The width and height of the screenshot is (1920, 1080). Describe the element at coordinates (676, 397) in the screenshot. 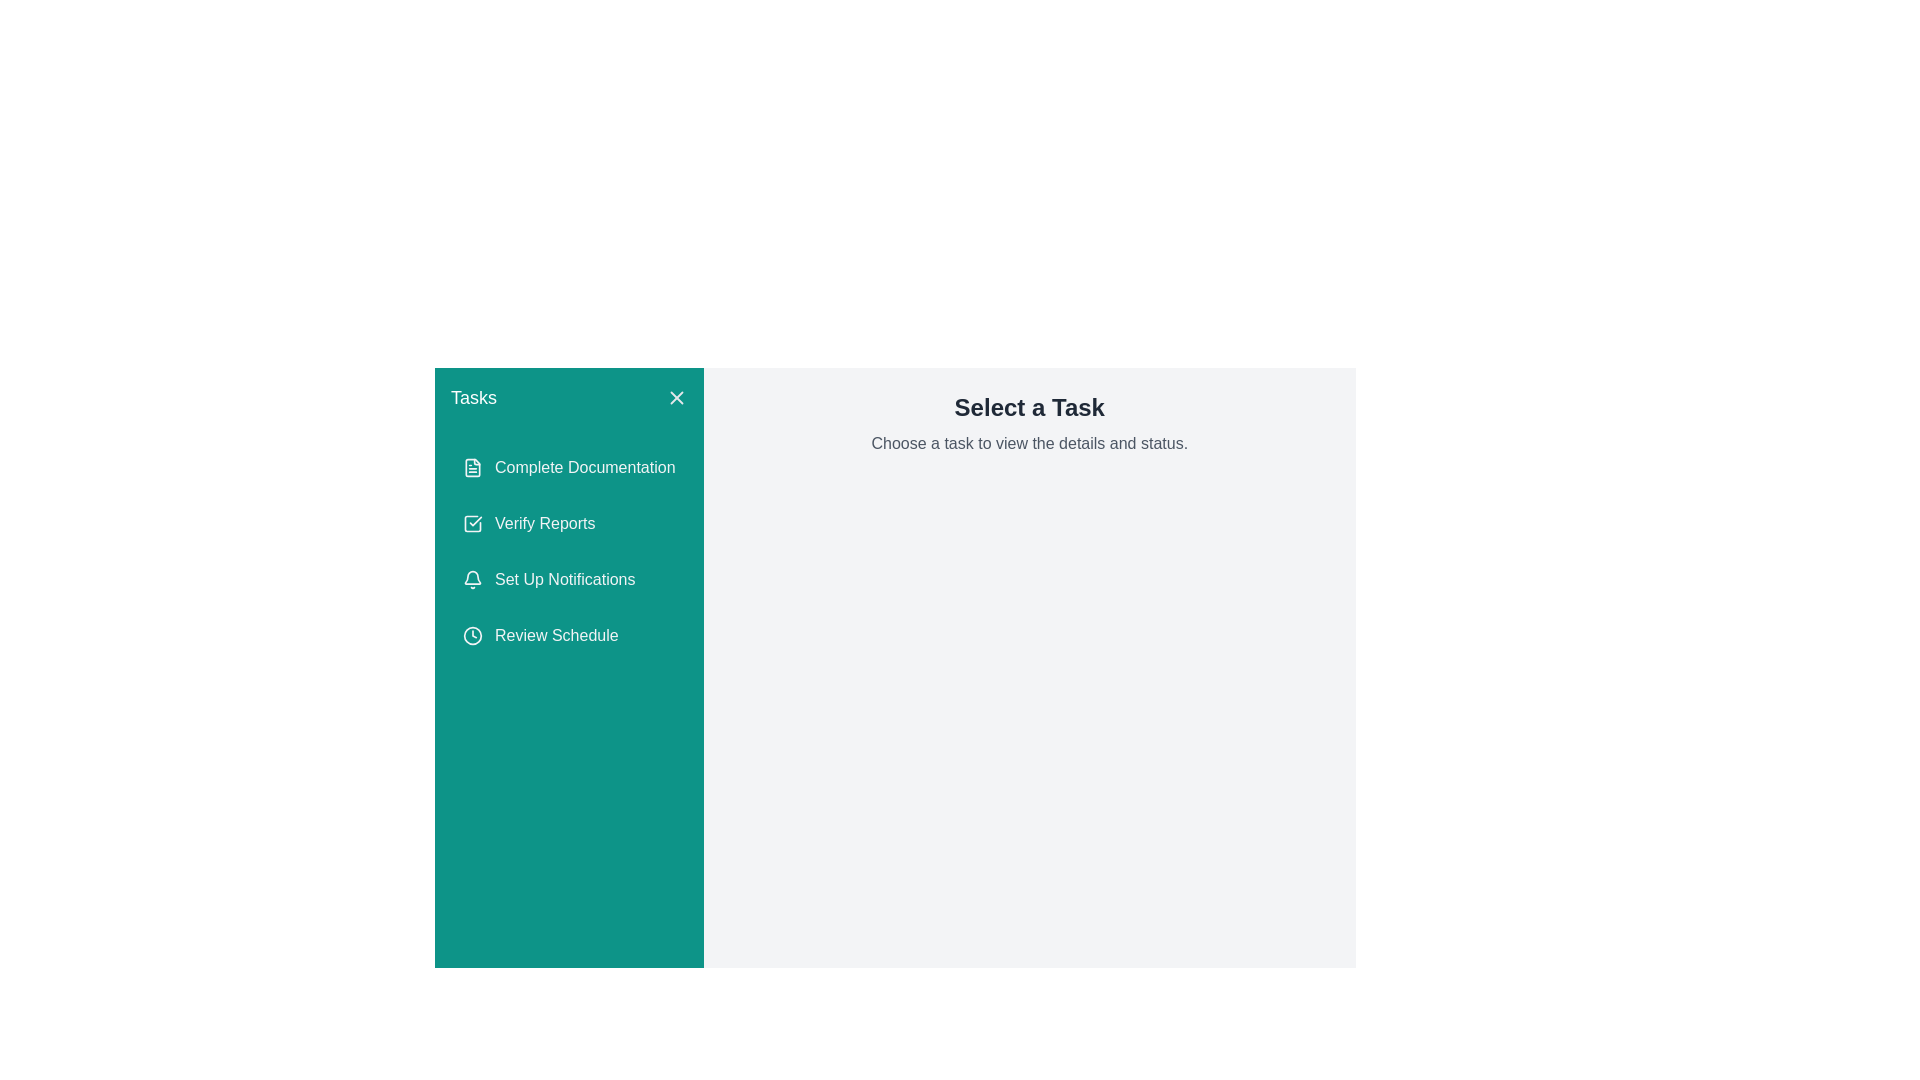

I see `the thin diagonal line forming part of the 'X' symbol in the close button icon located in the top-right corner of the green sidebar panel` at that location.